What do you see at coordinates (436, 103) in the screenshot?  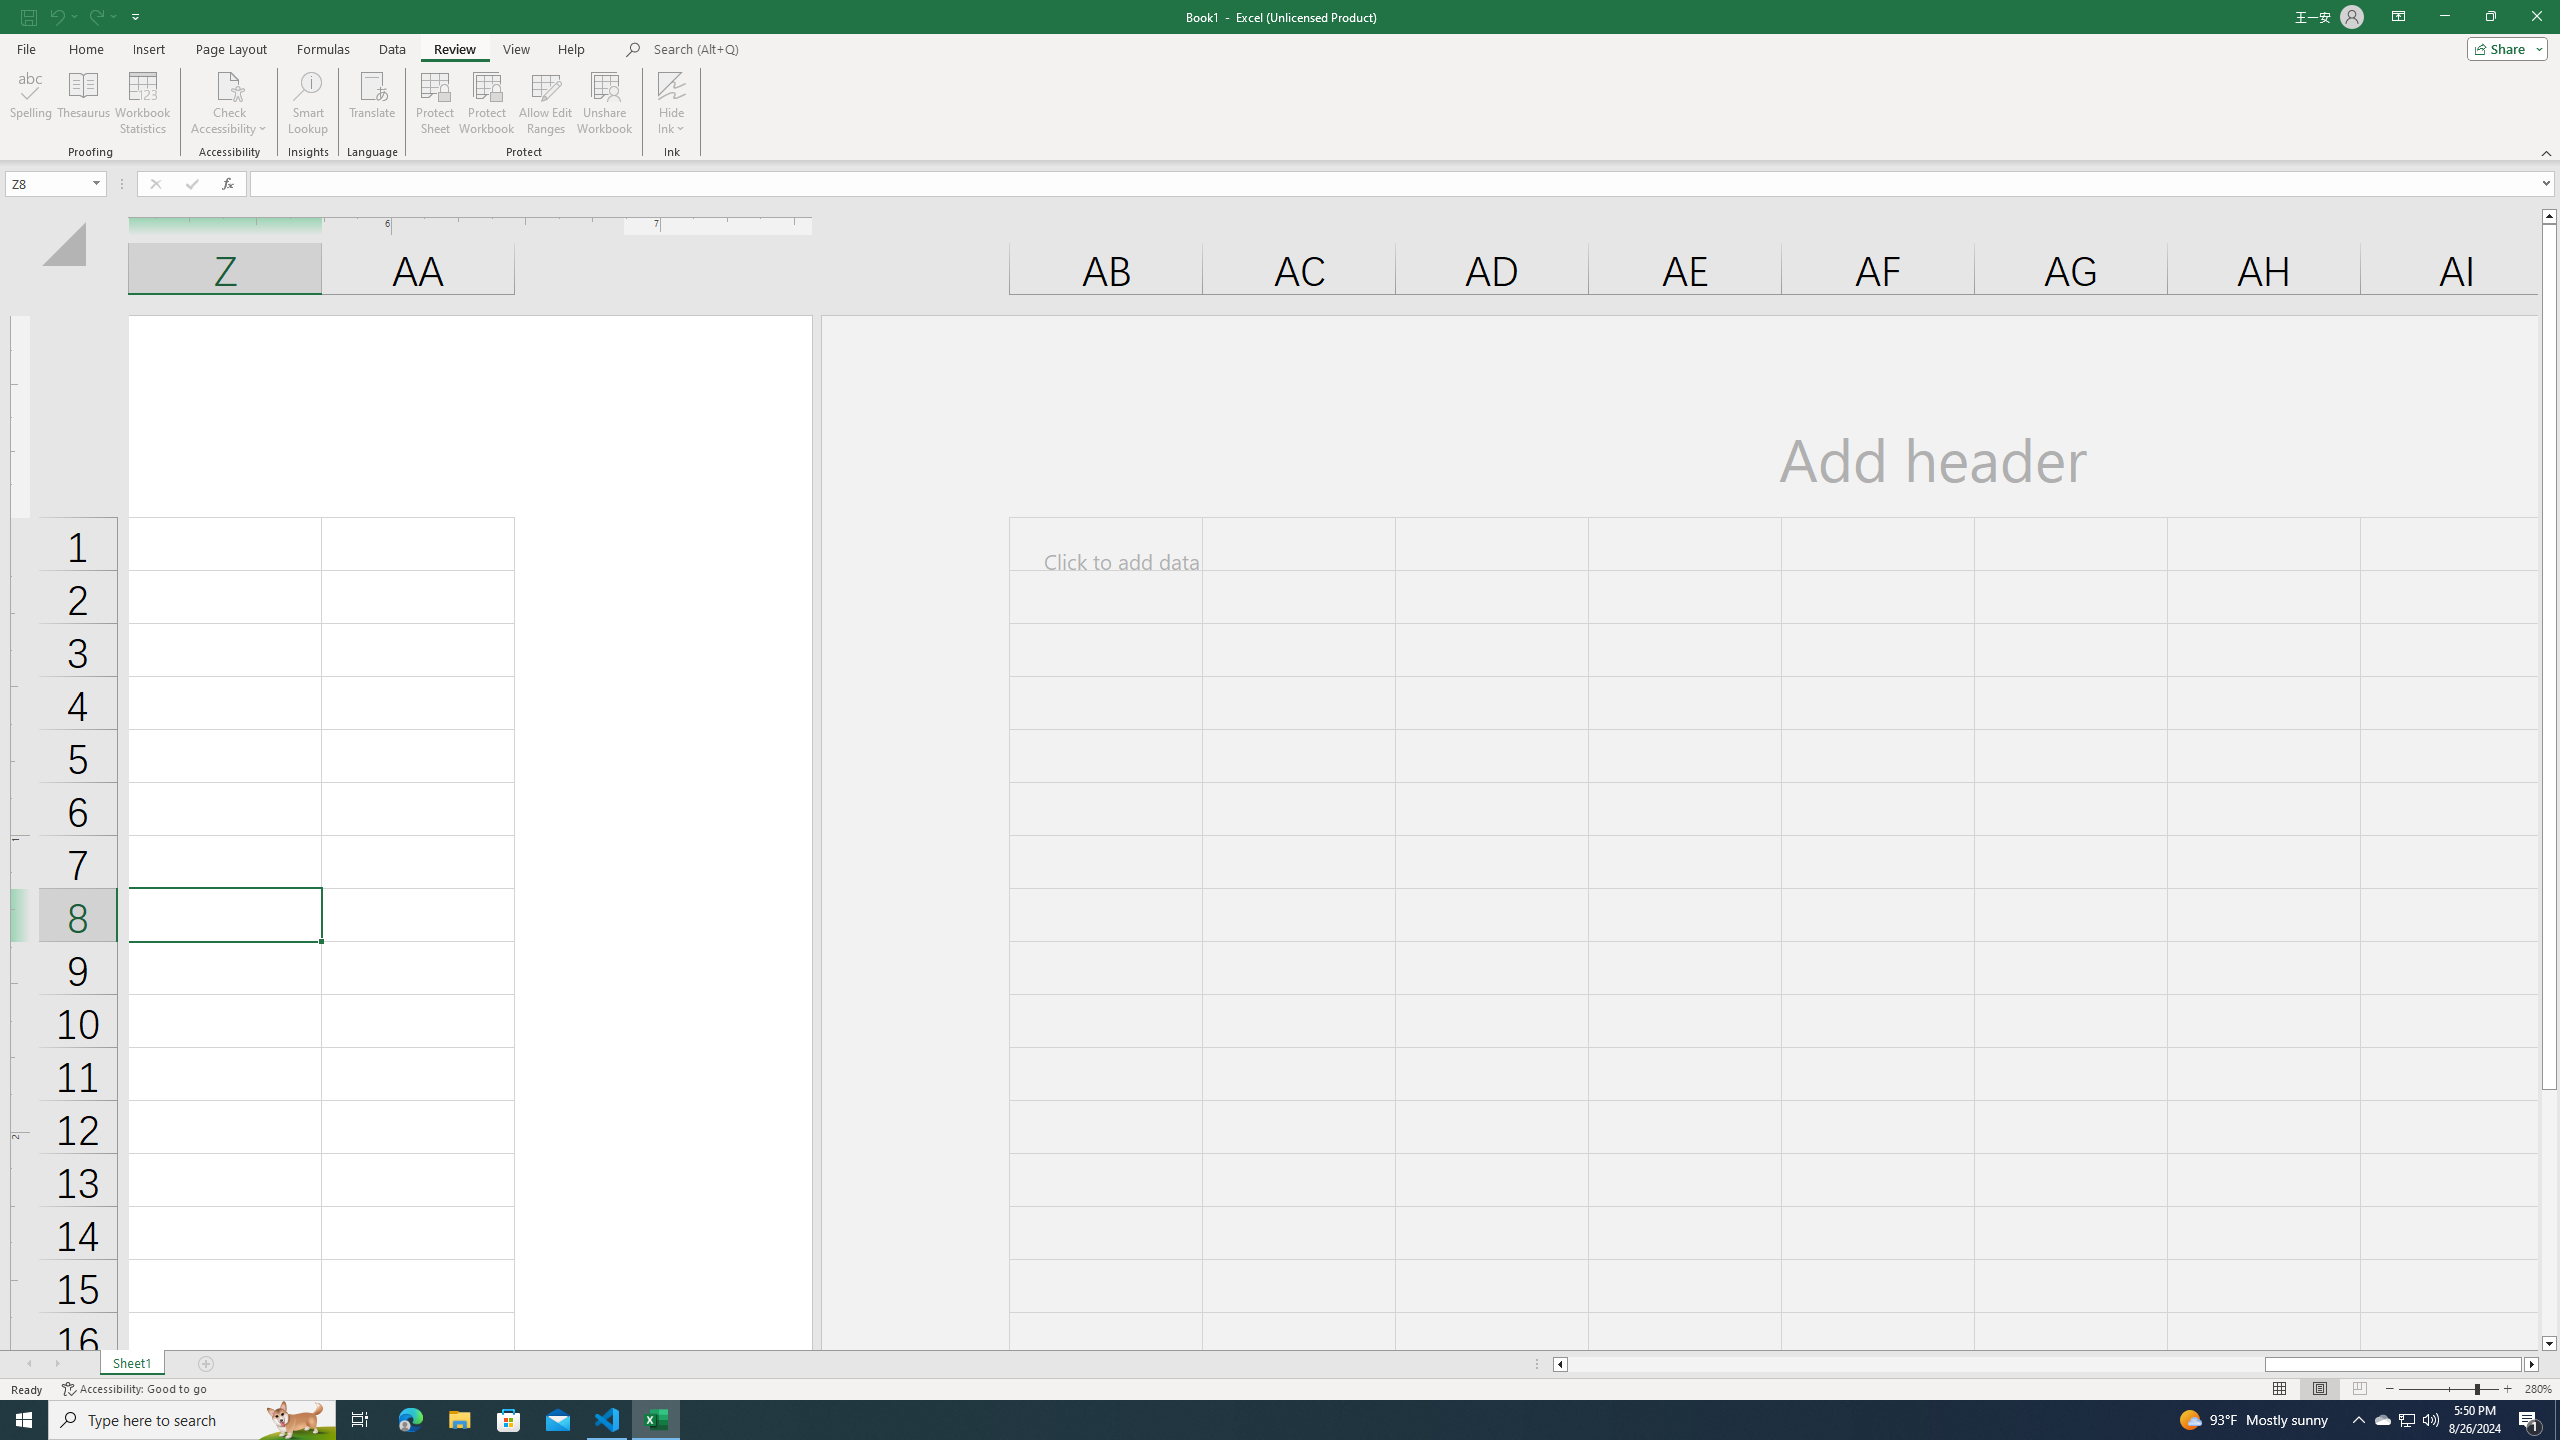 I see `'Protect Sheet...'` at bounding box center [436, 103].